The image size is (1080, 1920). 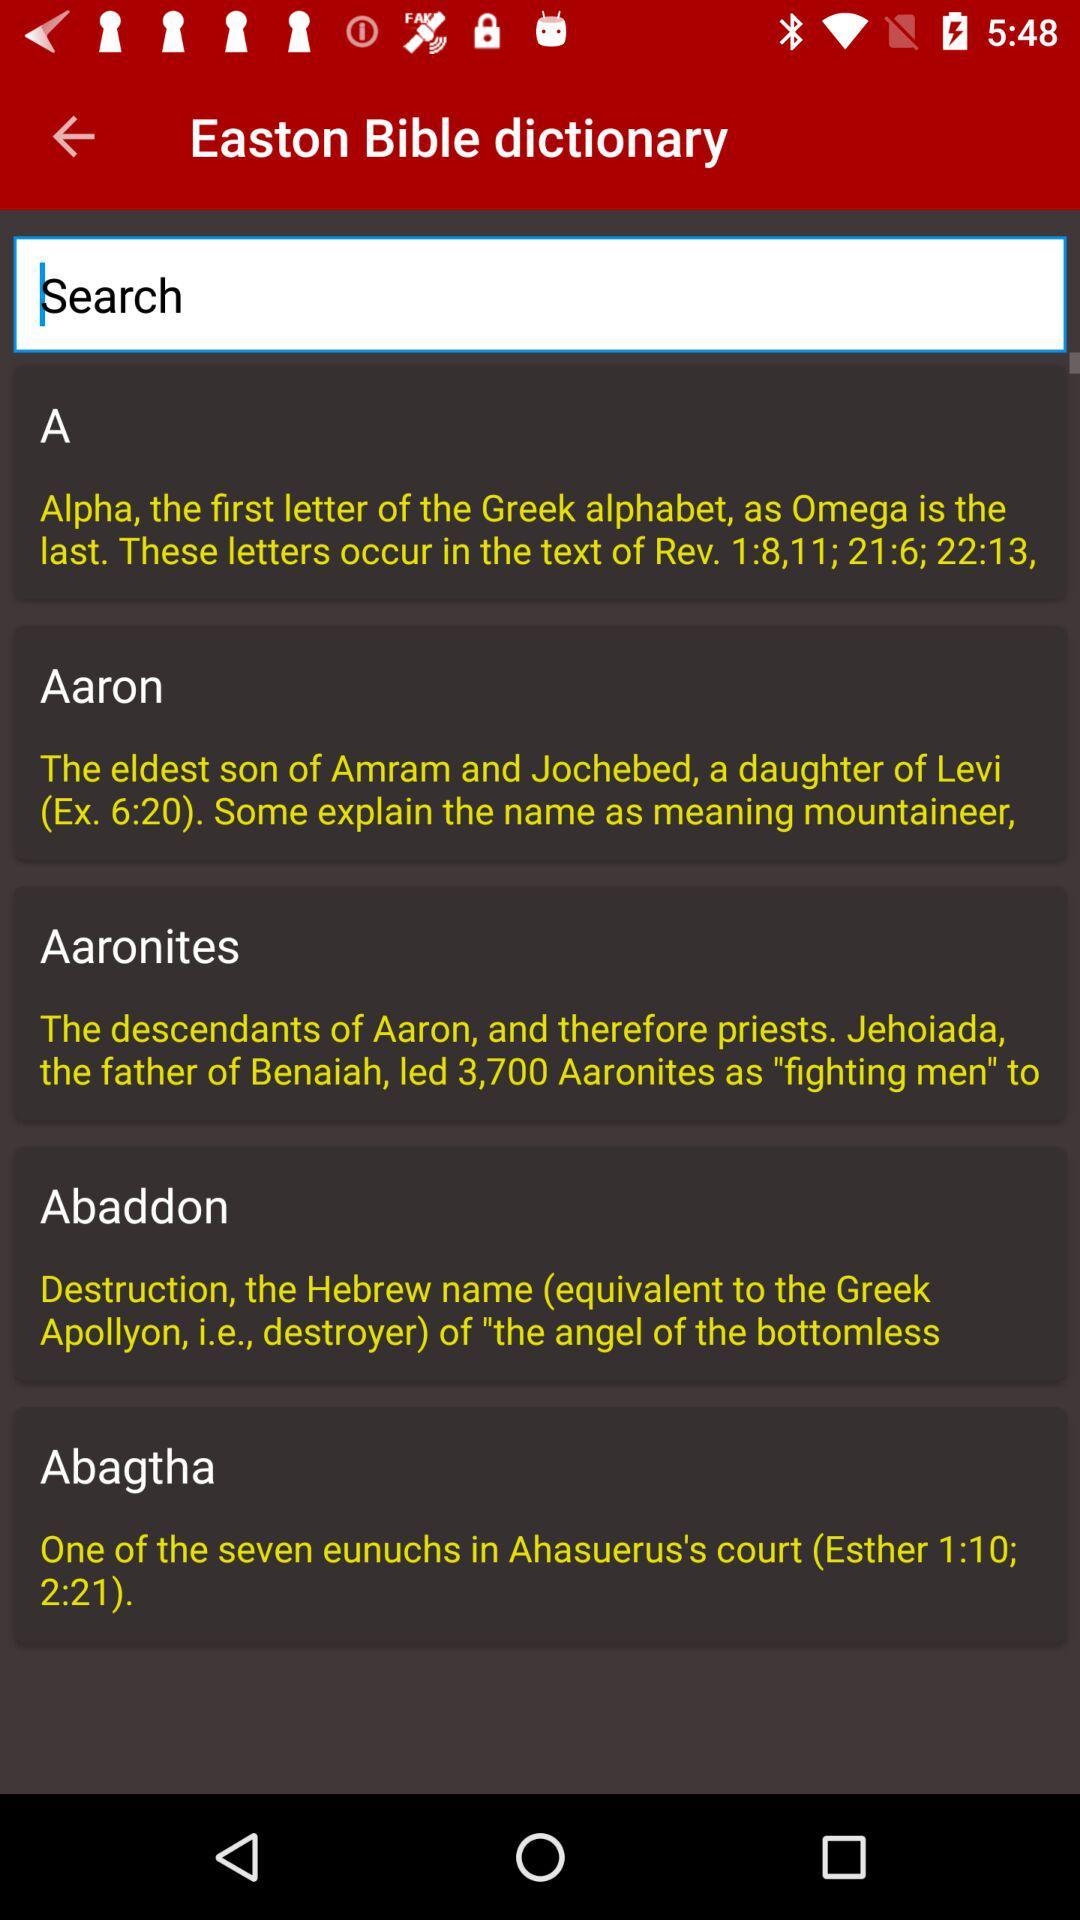 What do you see at coordinates (540, 786) in the screenshot?
I see `the icon below aaron item` at bounding box center [540, 786].